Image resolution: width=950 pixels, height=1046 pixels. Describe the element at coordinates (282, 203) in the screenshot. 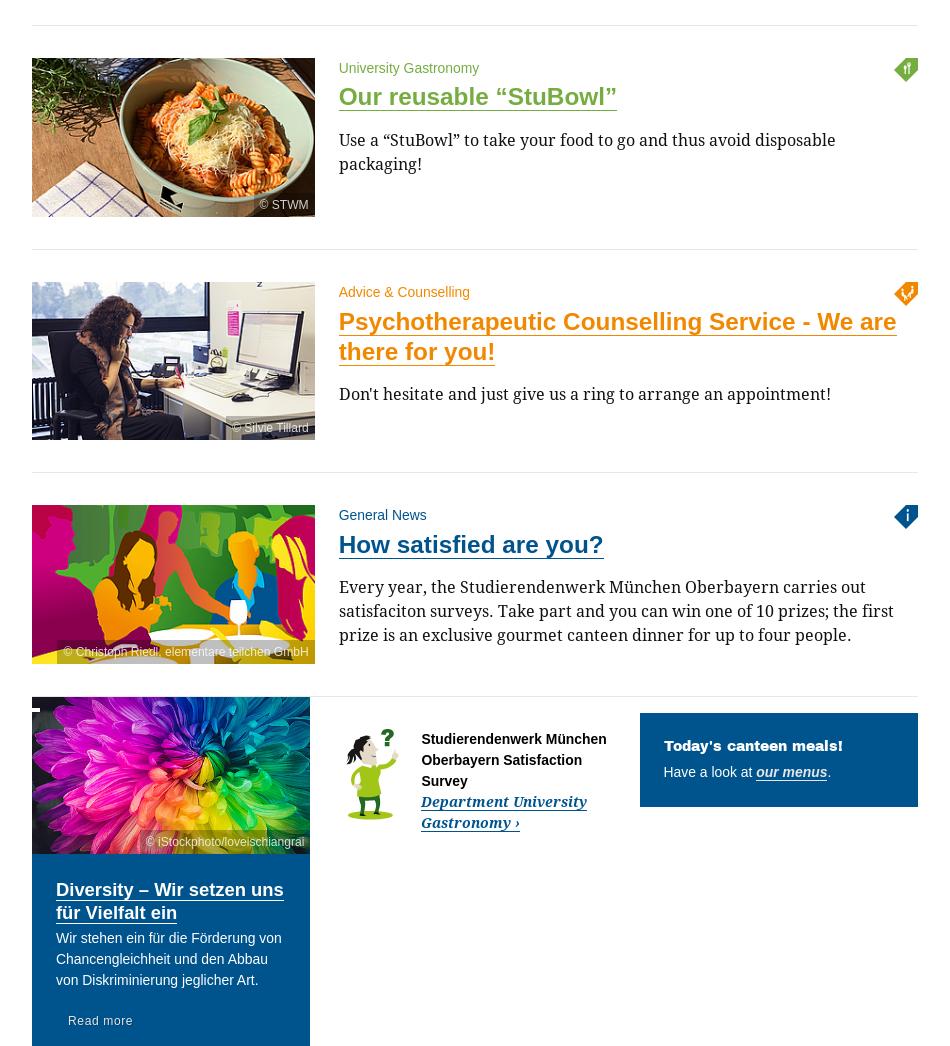

I see `'© STWM'` at that location.